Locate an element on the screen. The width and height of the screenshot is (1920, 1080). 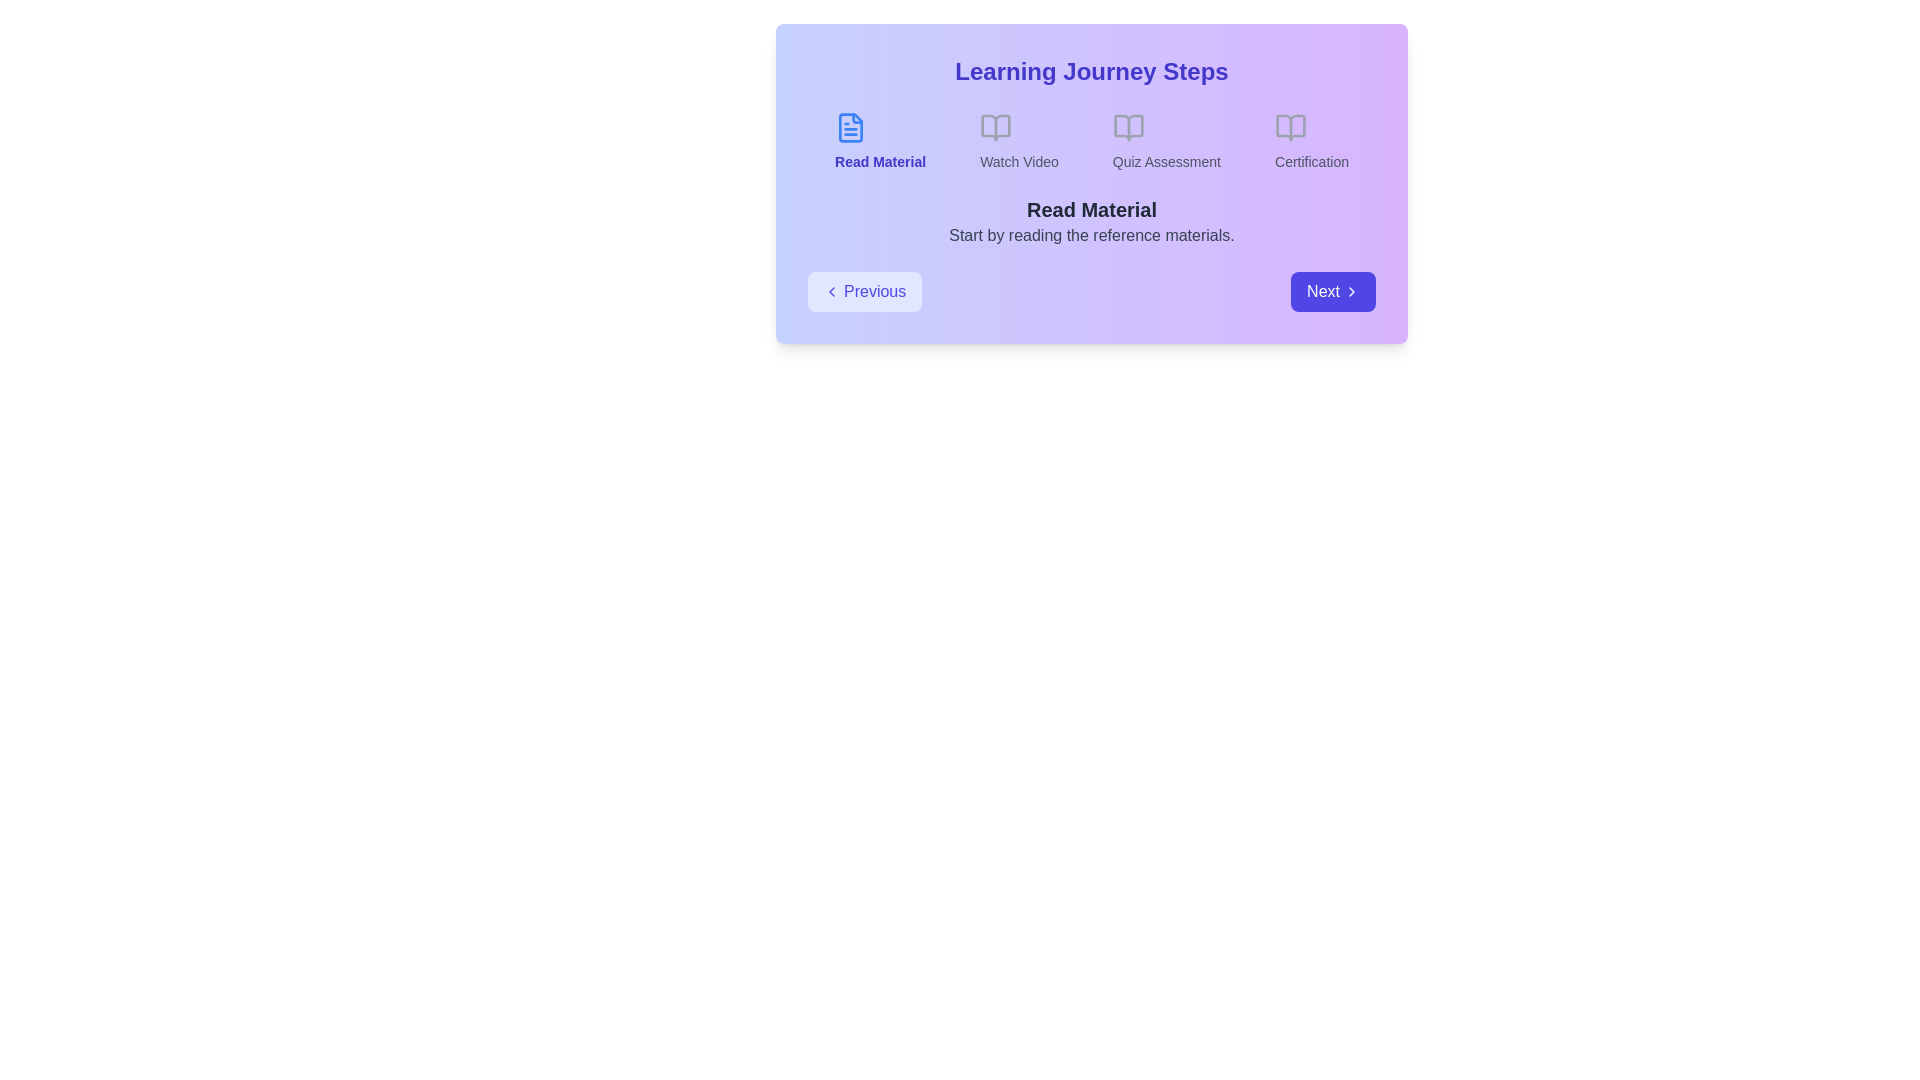
the 'Quiz Assessment' icon, which is the second icon in the horizontal array of four under the 'Learning Journey Steps' title is located at coordinates (1128, 127).